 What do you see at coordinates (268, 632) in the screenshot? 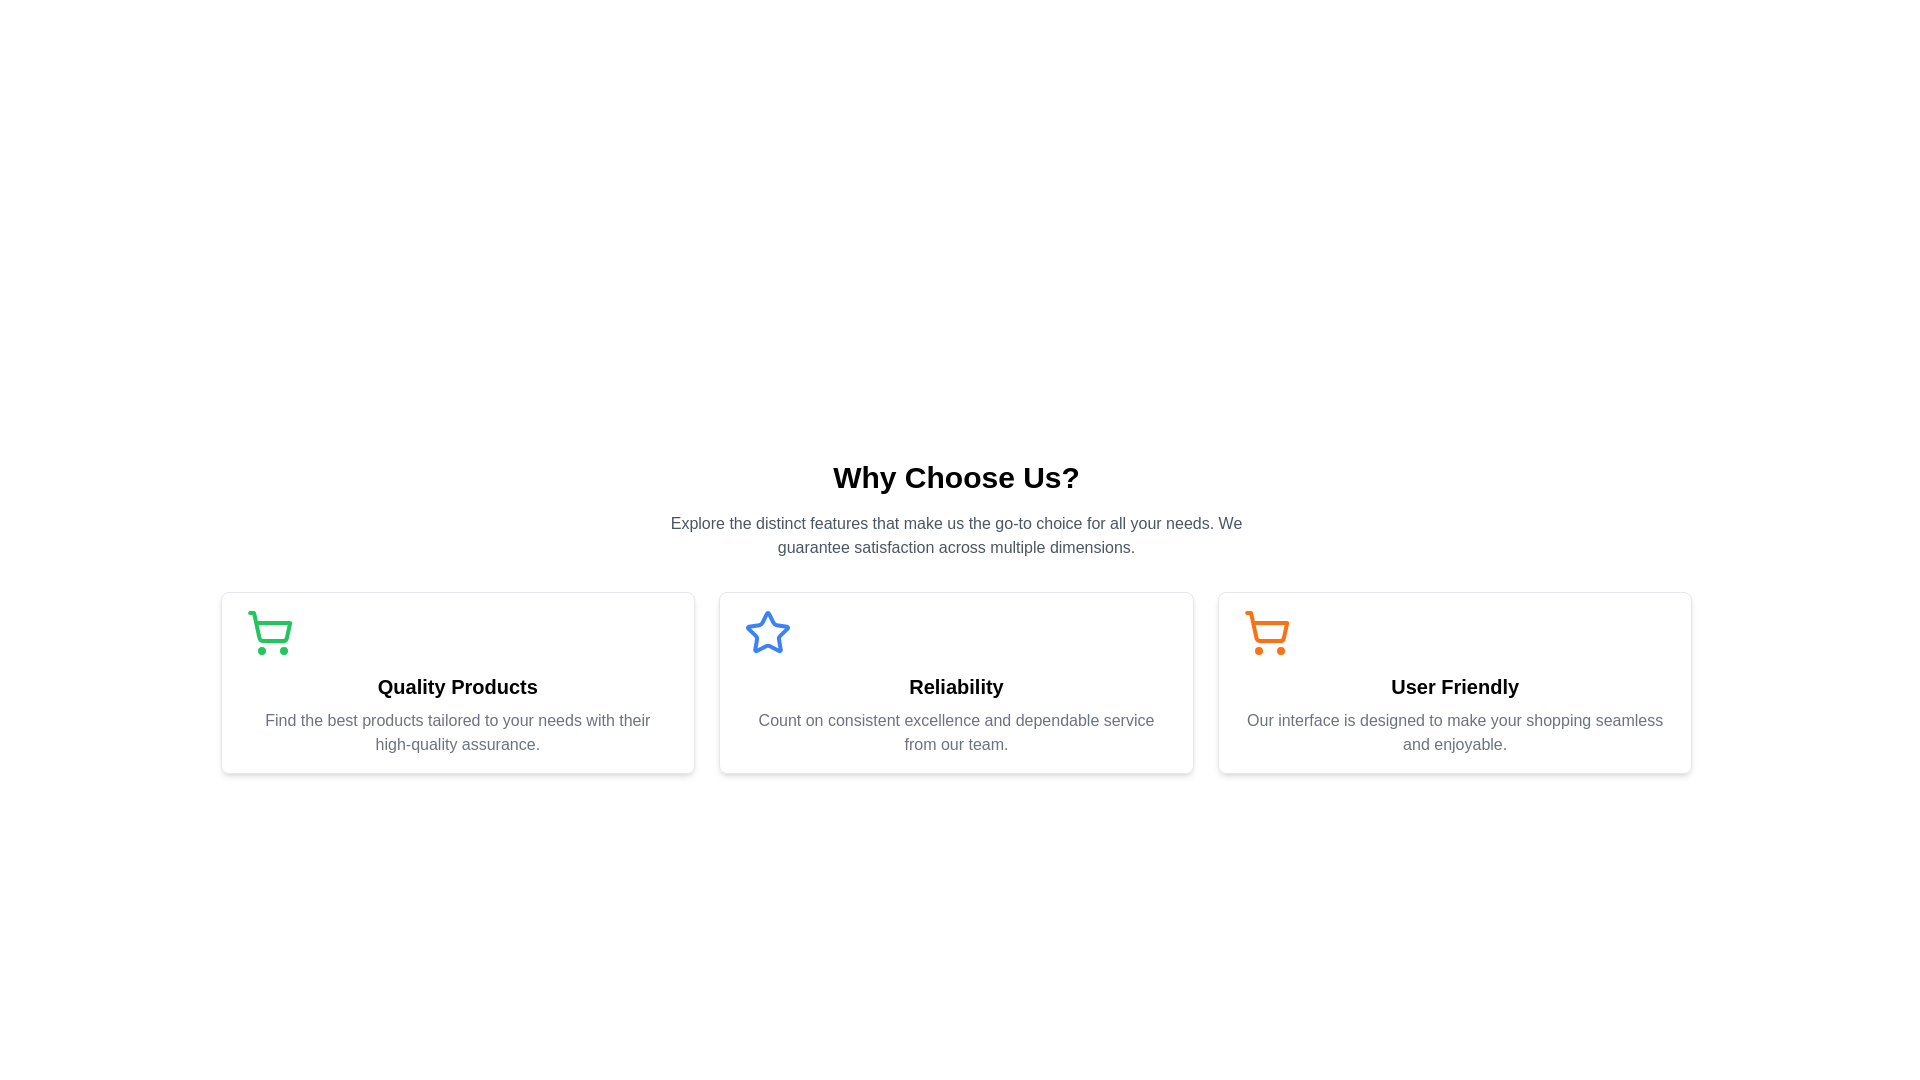
I see `the green shopping cart icon located at the leftmost side of the first card in a three-card row layout` at bounding box center [268, 632].